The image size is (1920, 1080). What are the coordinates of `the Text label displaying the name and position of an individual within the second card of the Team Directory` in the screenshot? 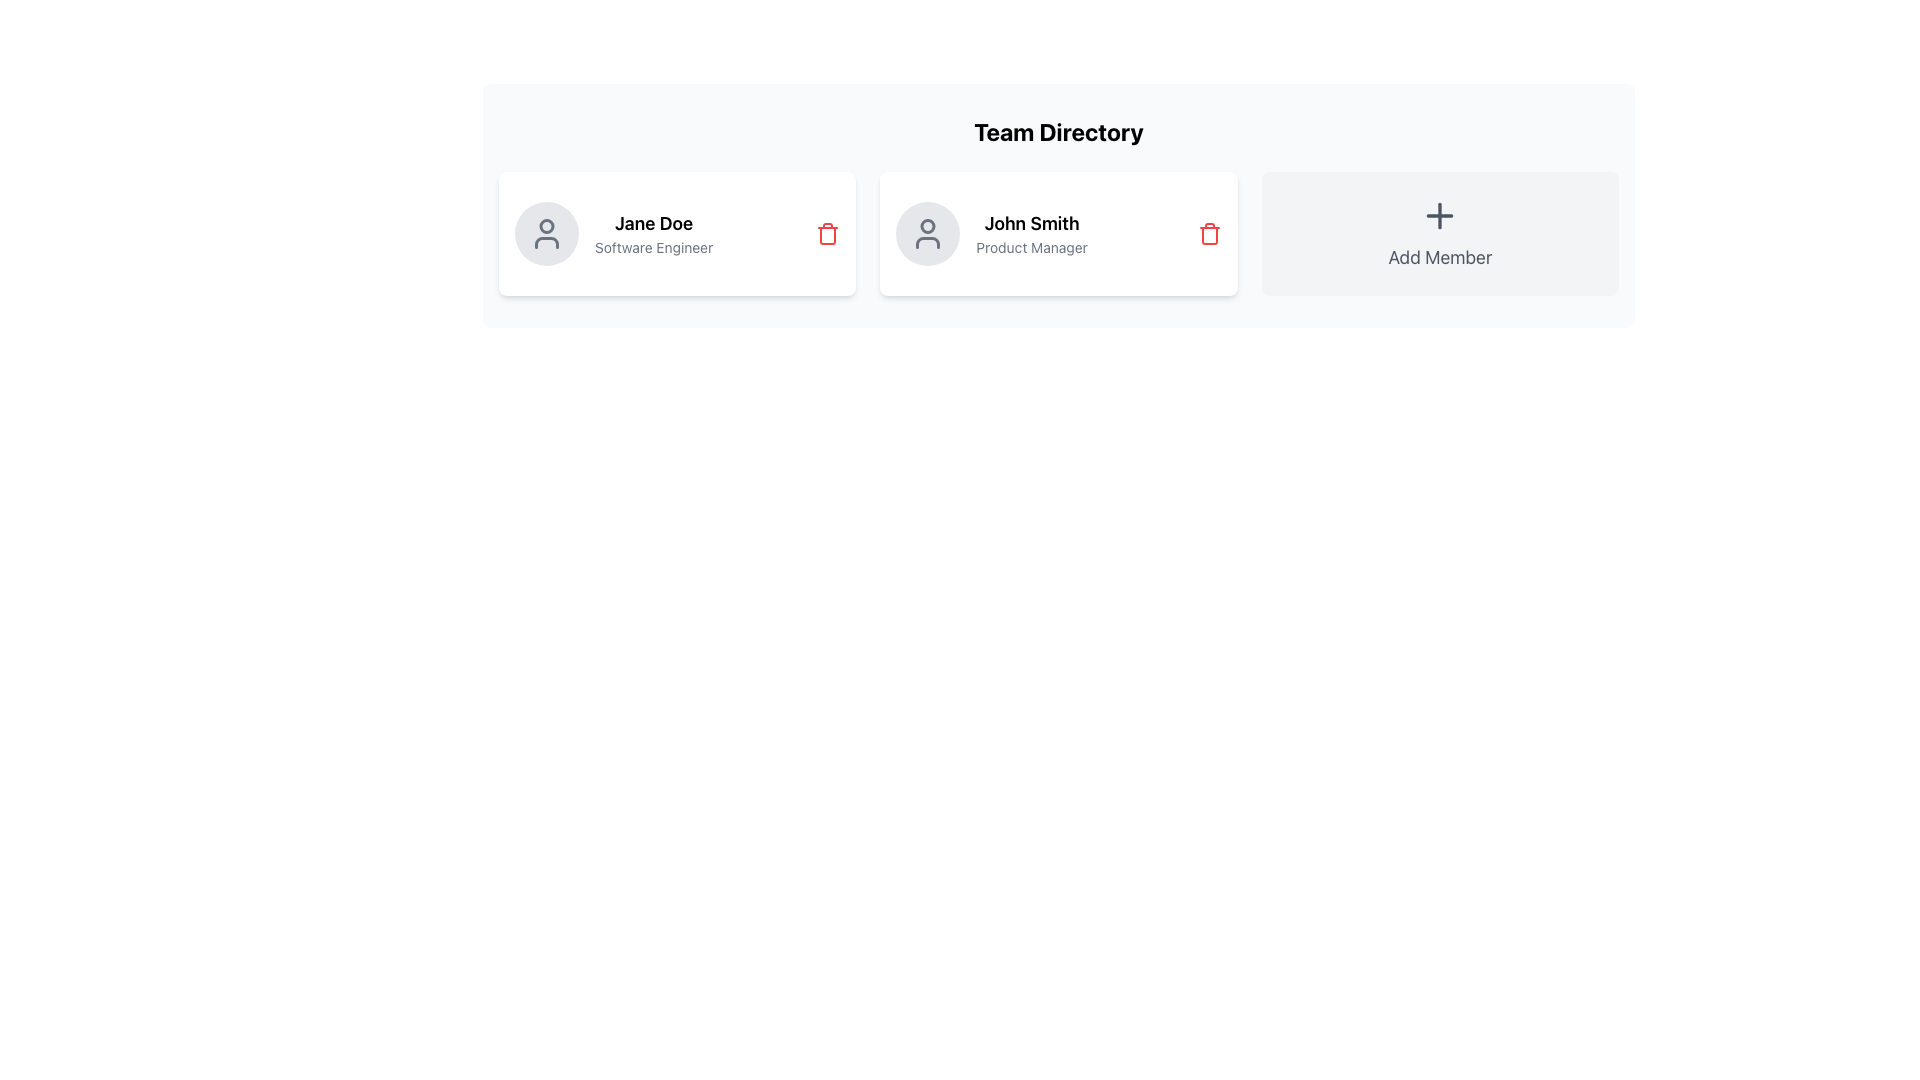 It's located at (1032, 233).